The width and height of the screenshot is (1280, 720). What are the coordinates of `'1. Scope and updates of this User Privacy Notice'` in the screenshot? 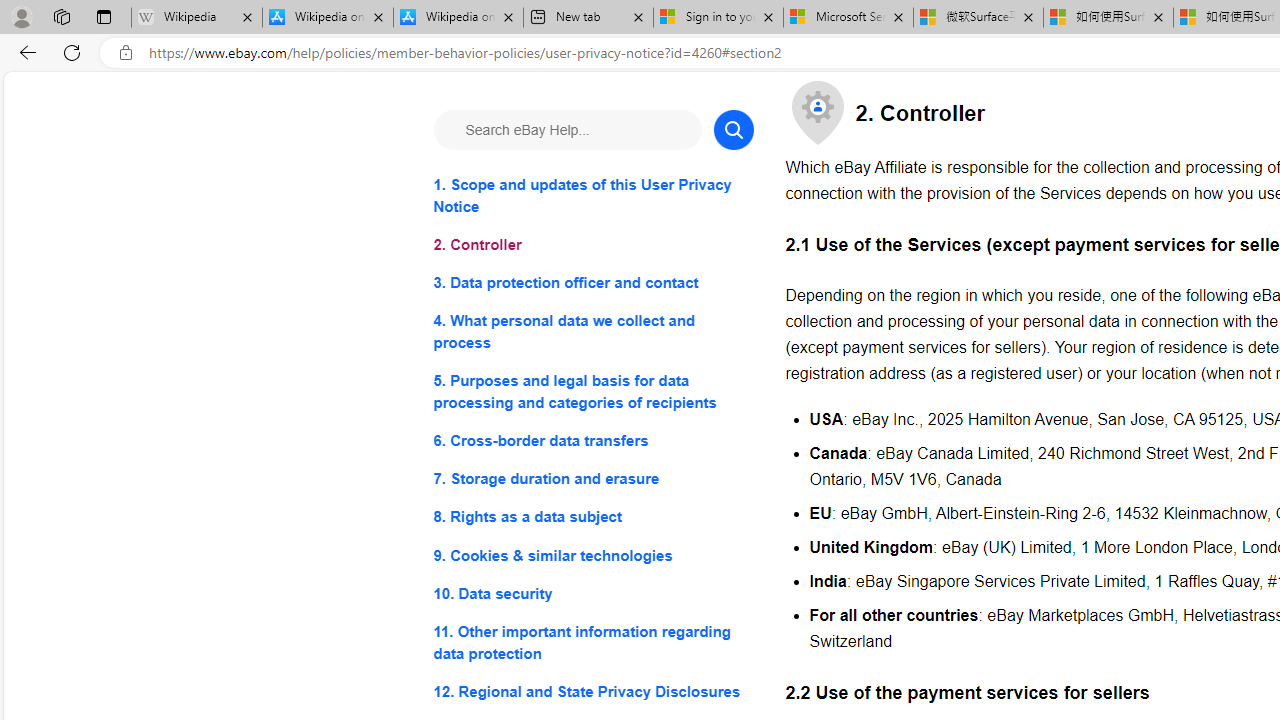 It's located at (592, 196).